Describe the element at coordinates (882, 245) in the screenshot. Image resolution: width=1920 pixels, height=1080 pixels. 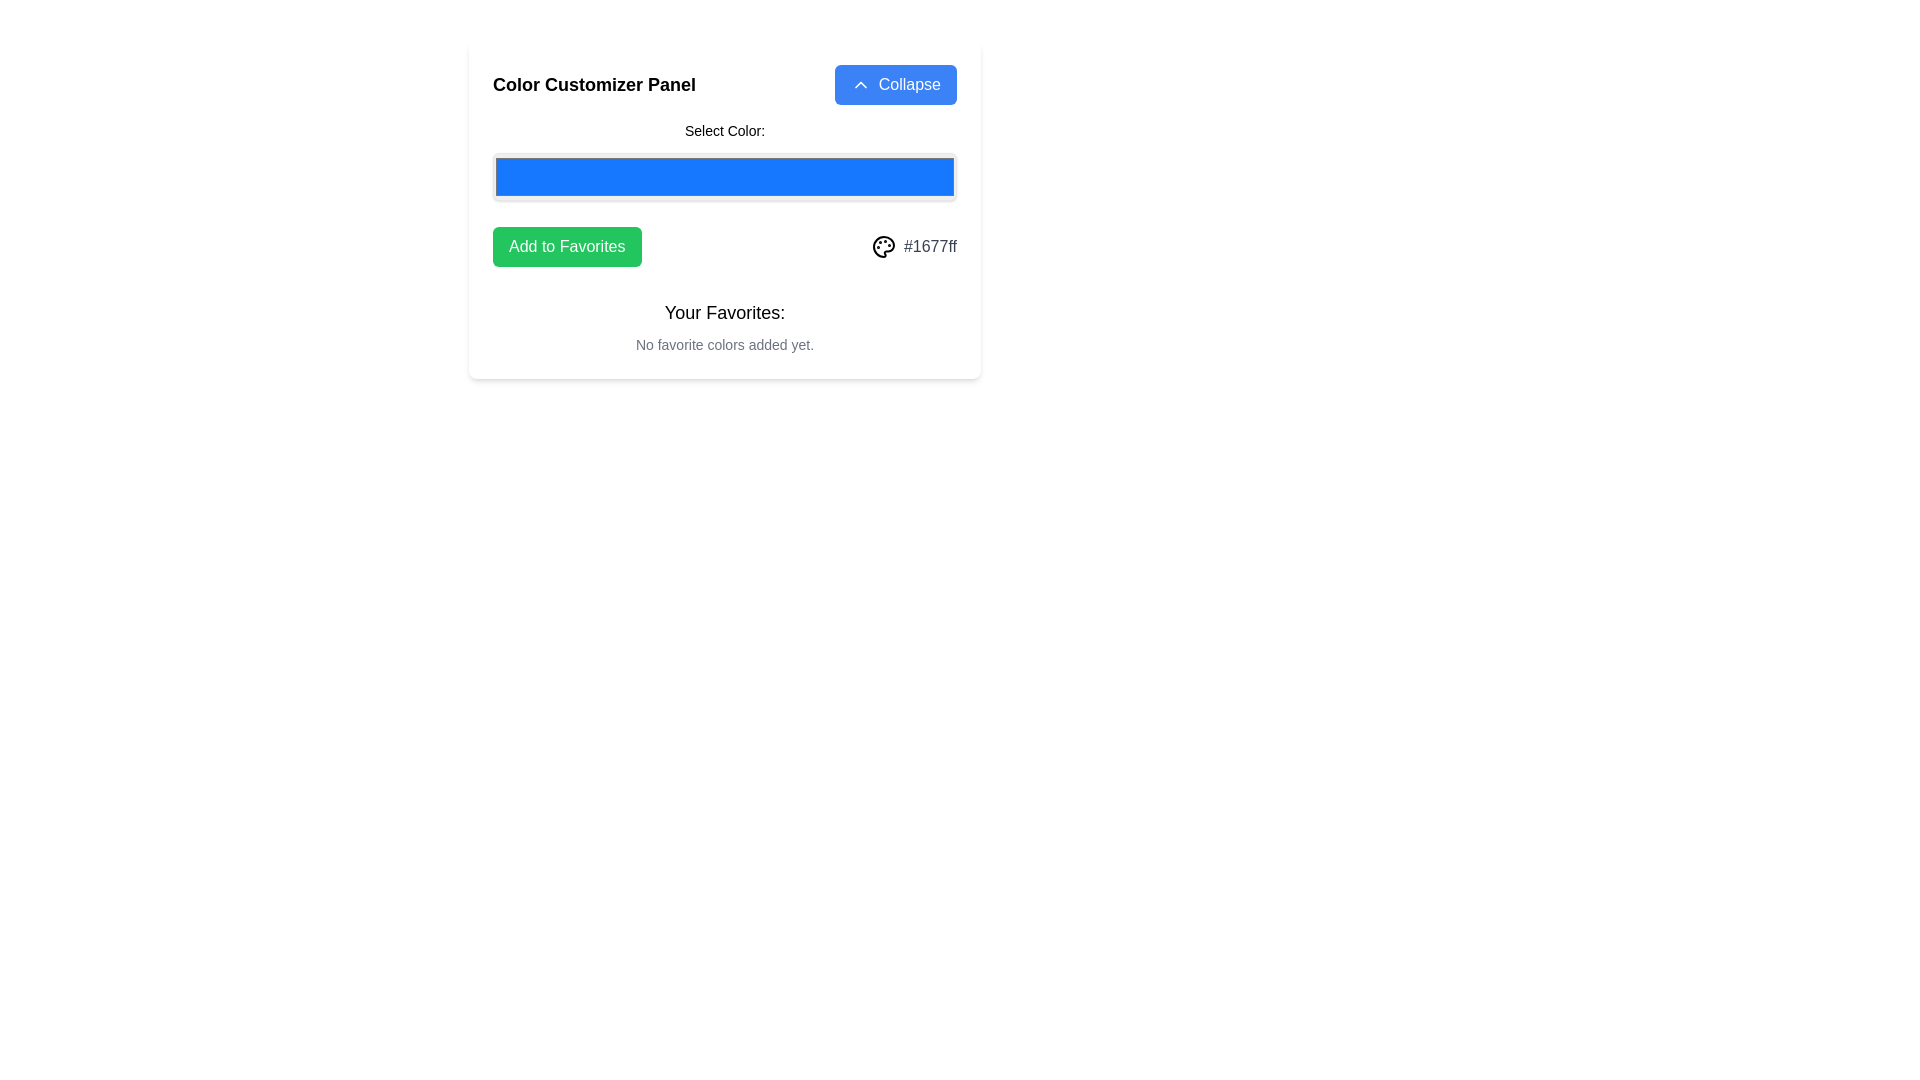
I see `the decorative palette icon located in the top-right corner of the Color Customizer panel` at that location.